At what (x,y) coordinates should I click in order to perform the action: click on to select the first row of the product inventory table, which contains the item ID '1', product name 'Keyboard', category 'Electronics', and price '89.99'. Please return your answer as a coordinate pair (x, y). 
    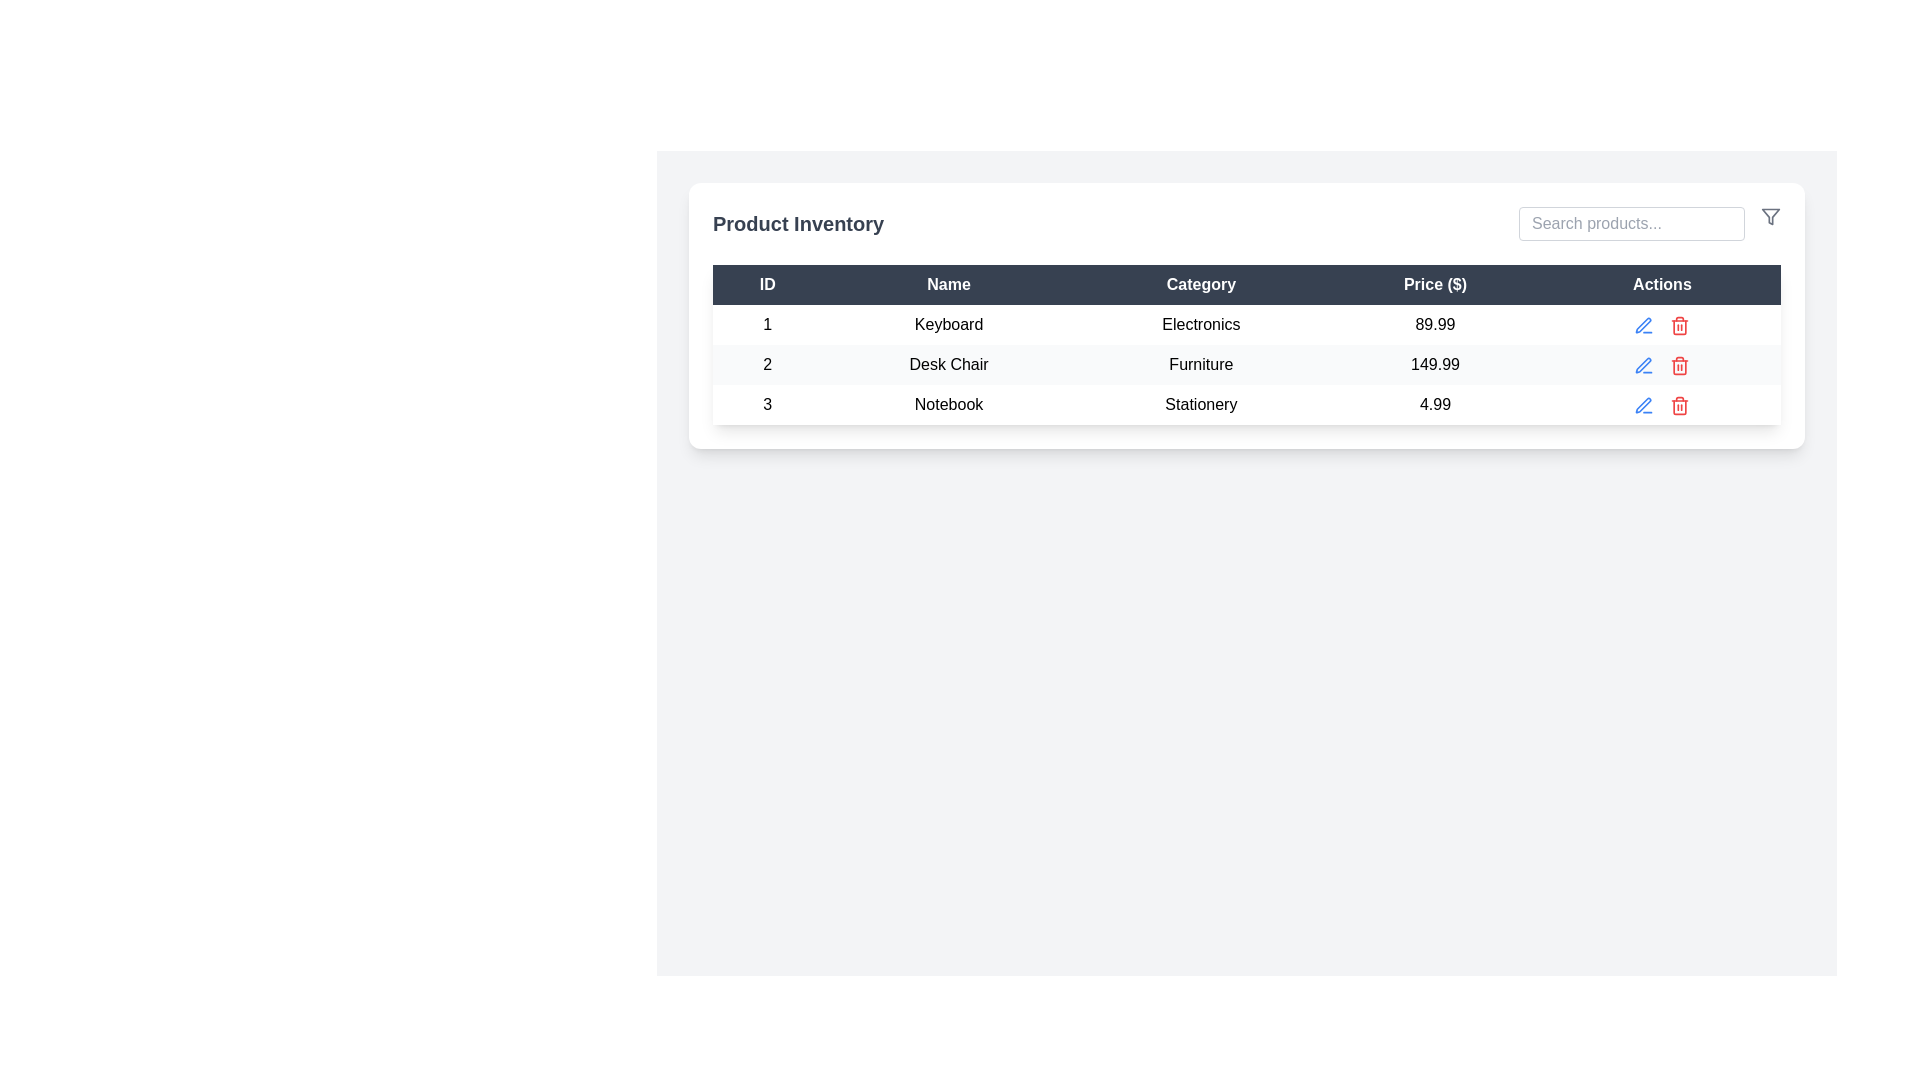
    Looking at the image, I should click on (1246, 323).